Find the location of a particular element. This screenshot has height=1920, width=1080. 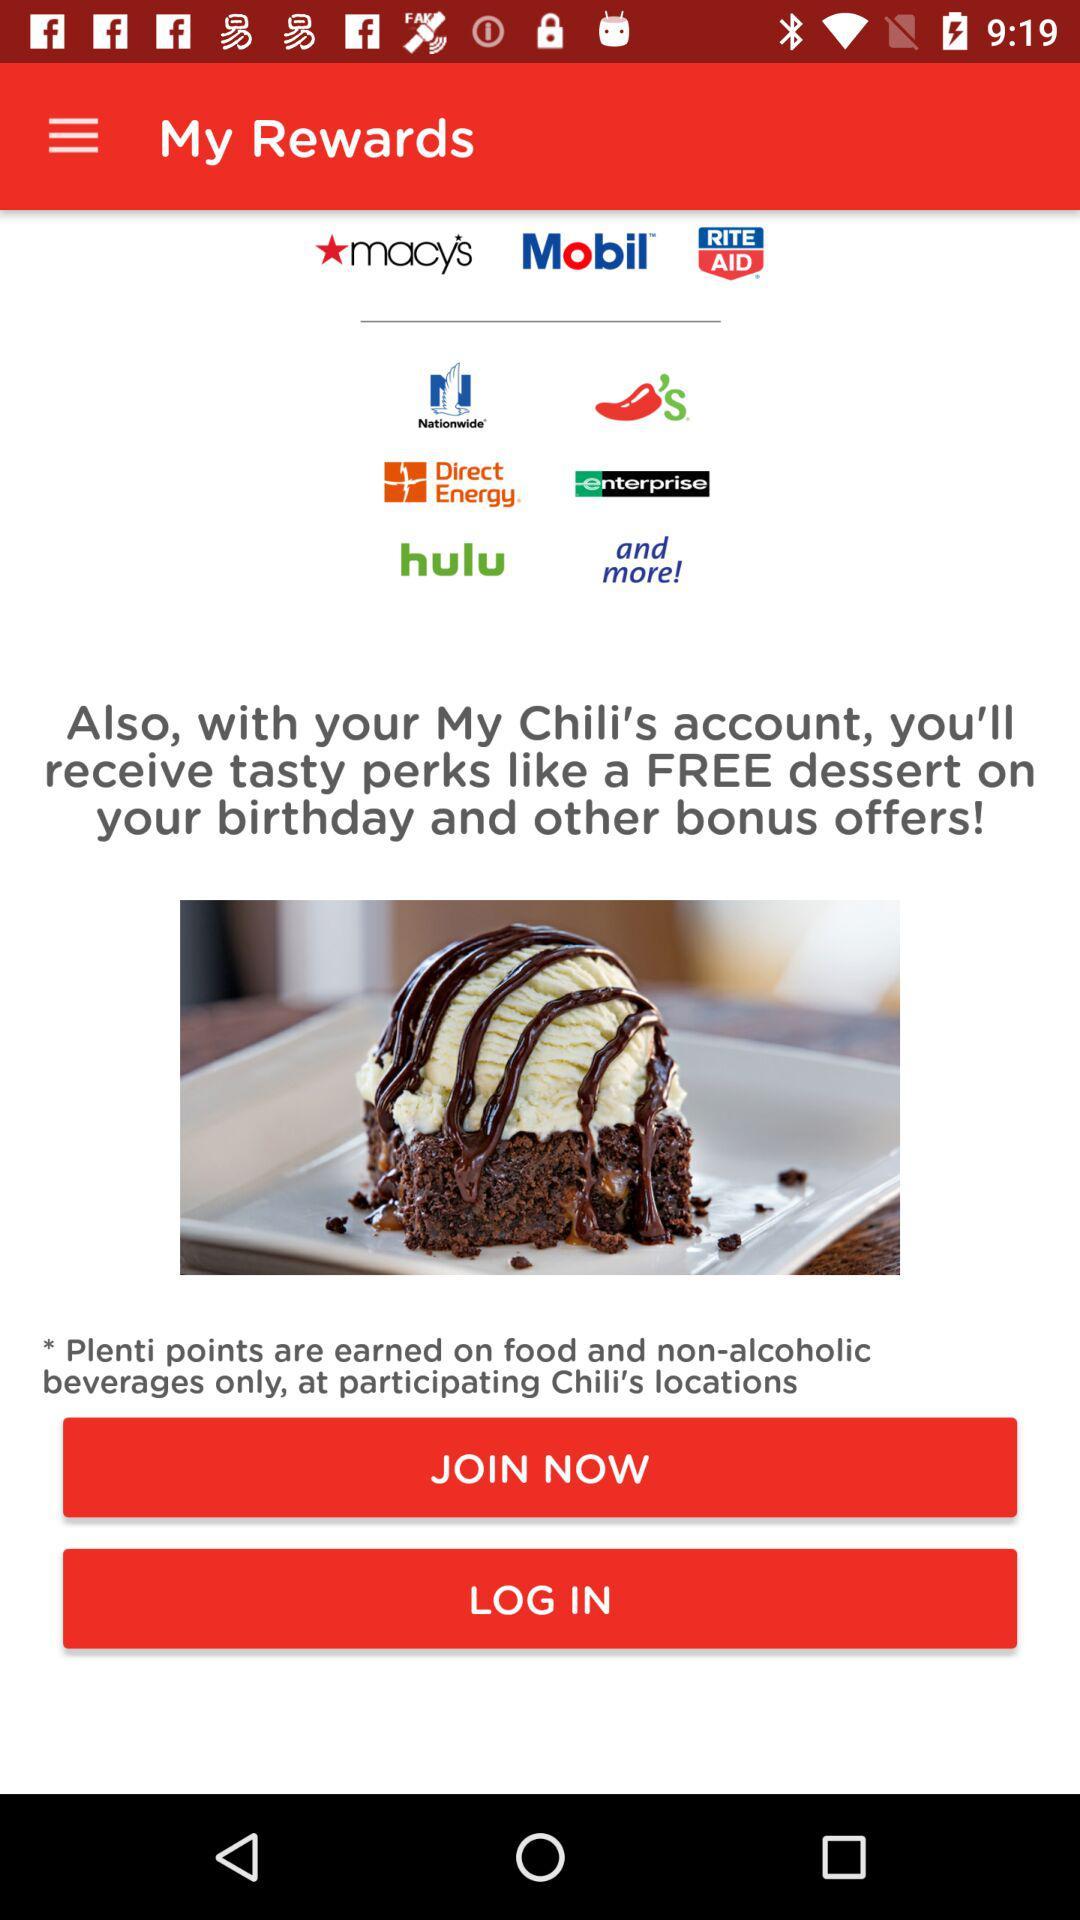

the item next to my rewards item is located at coordinates (72, 135).